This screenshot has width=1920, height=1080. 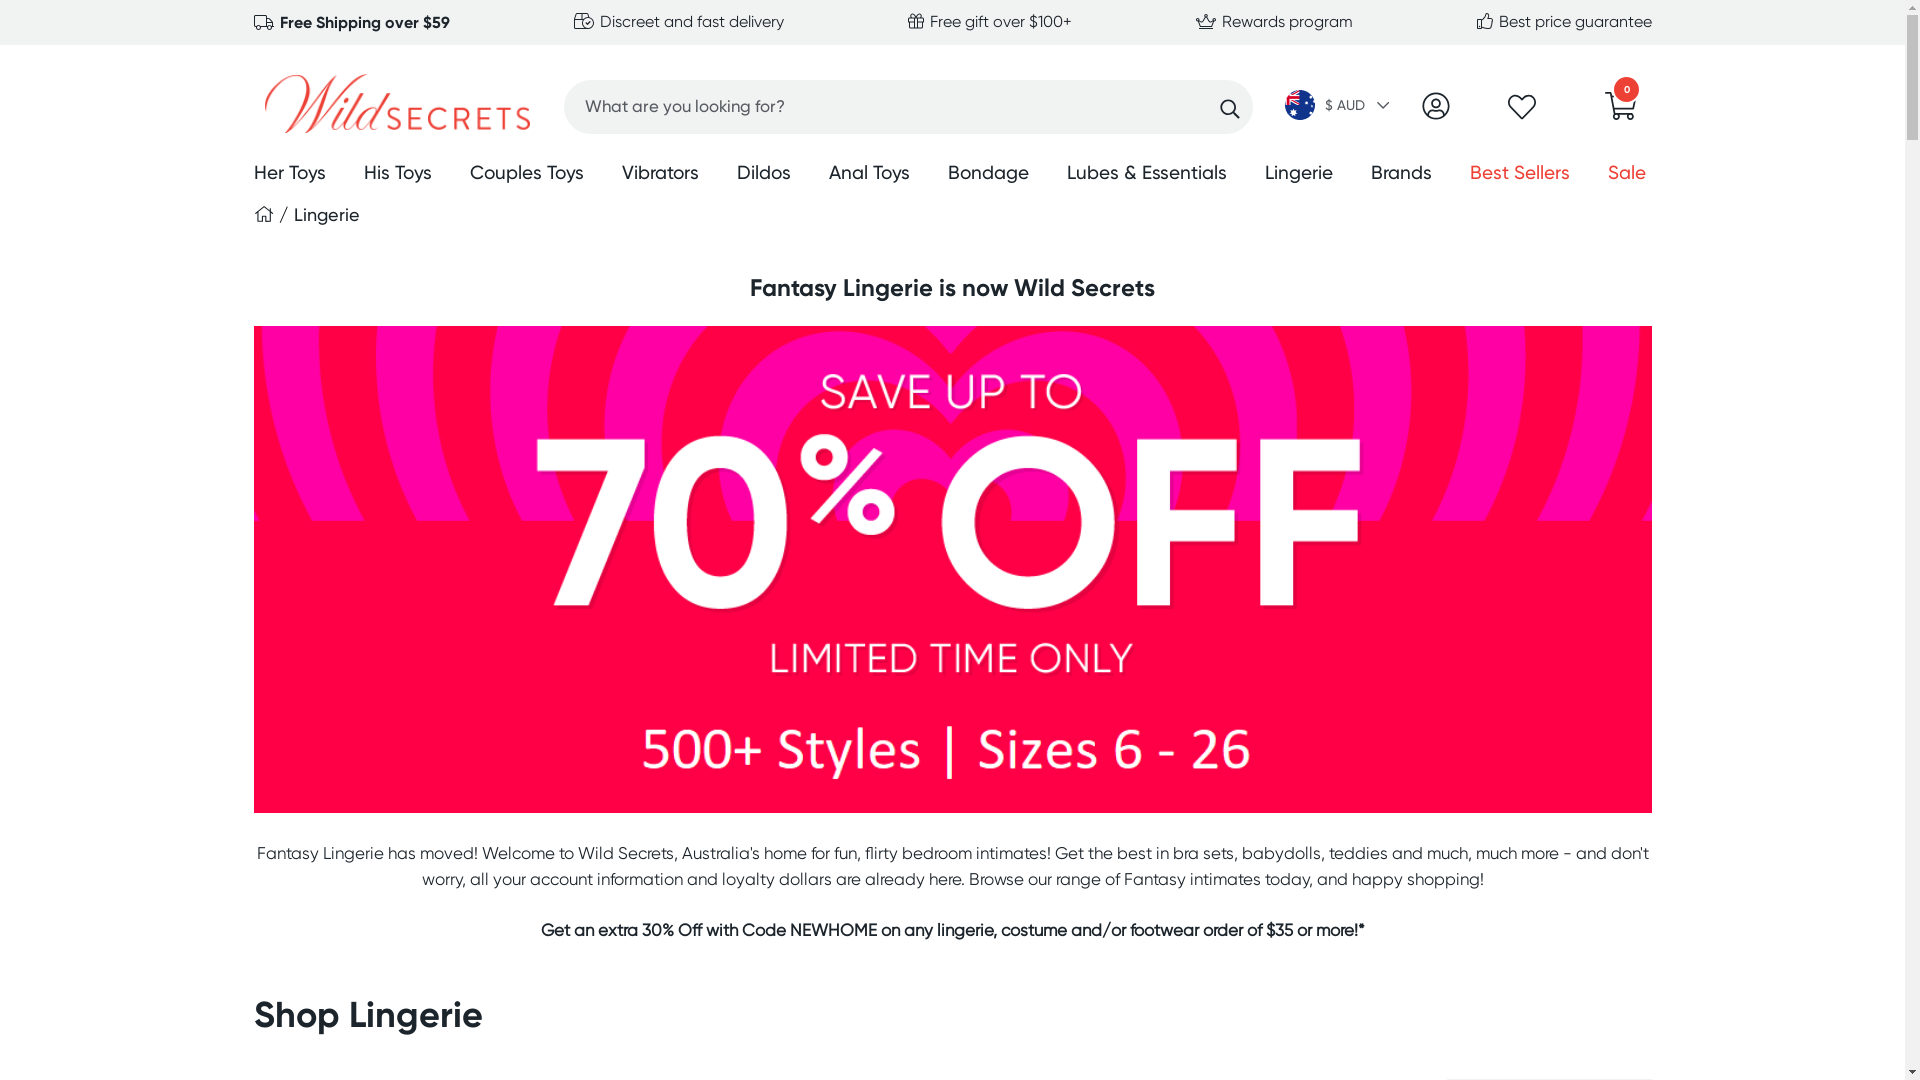 What do you see at coordinates (678, 21) in the screenshot?
I see `'Discreet and fast delivery'` at bounding box center [678, 21].